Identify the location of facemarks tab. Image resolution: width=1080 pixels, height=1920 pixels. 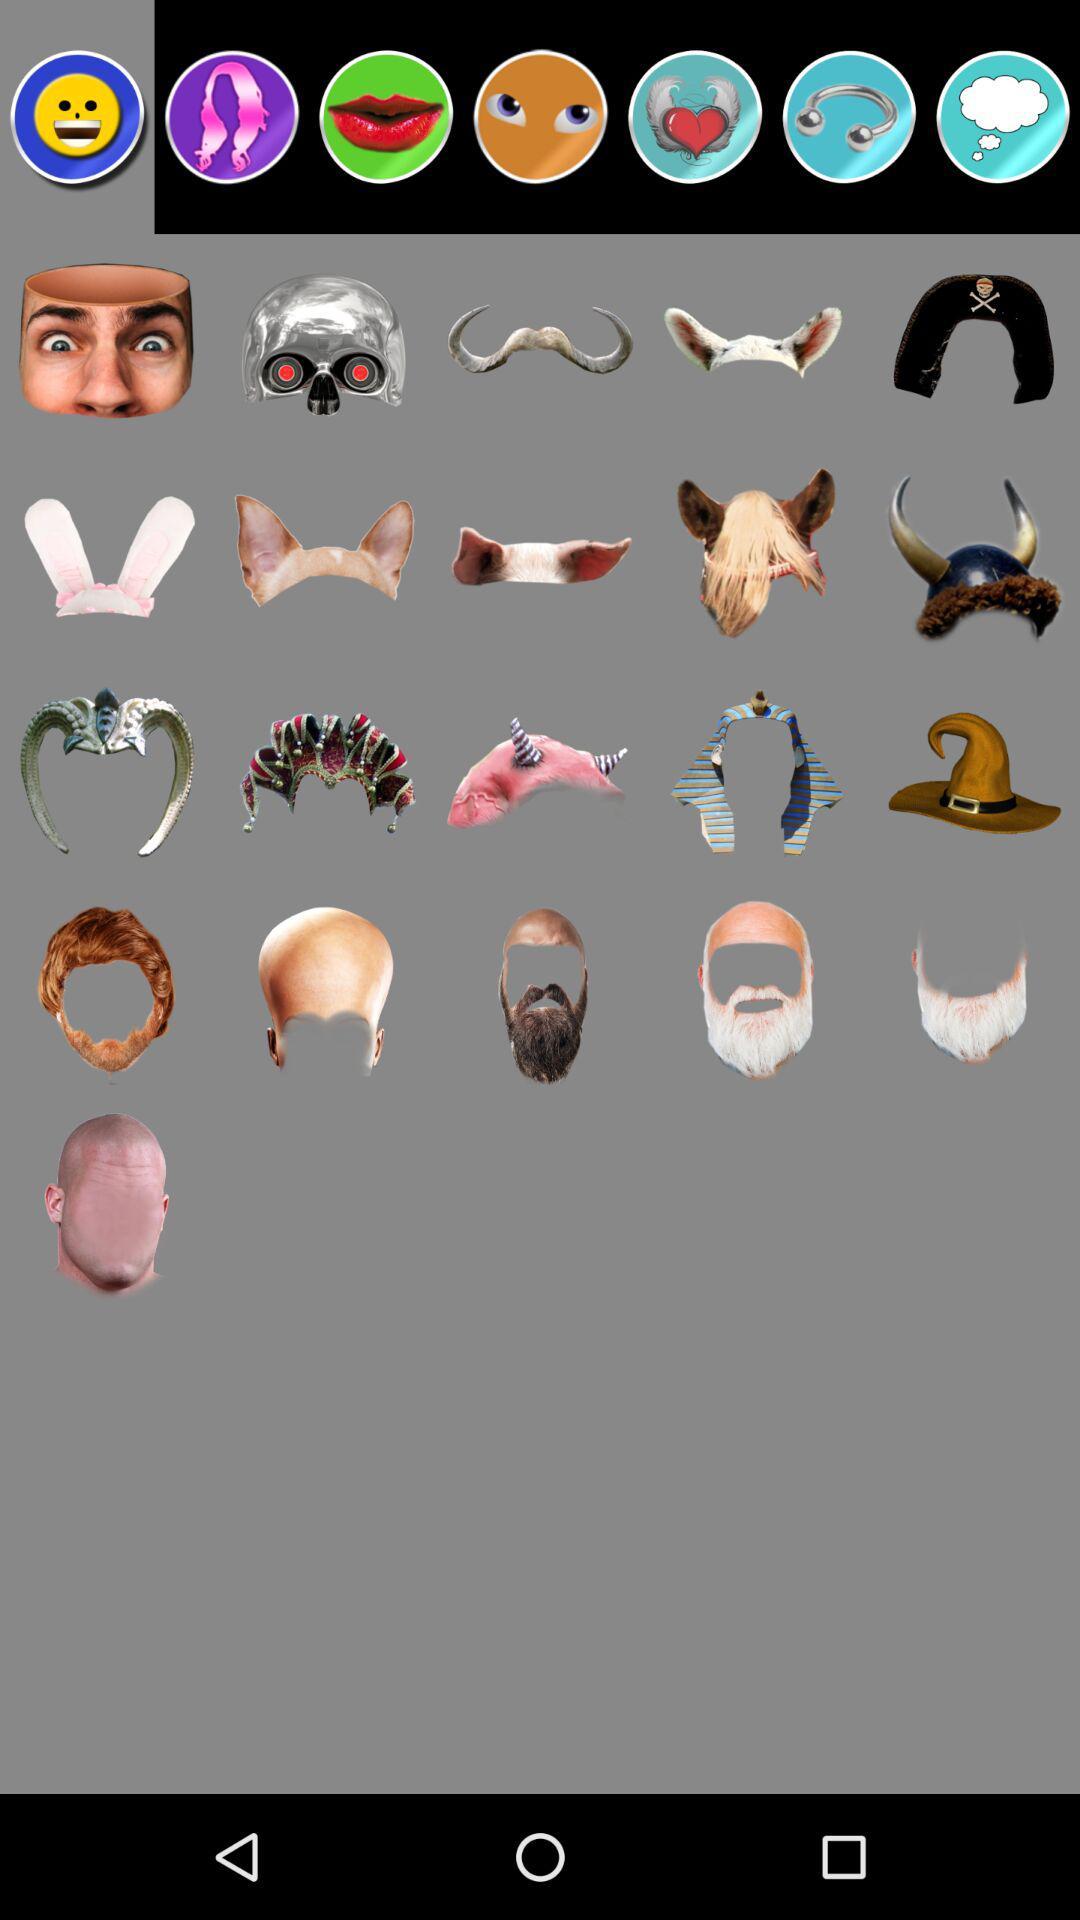
(76, 115).